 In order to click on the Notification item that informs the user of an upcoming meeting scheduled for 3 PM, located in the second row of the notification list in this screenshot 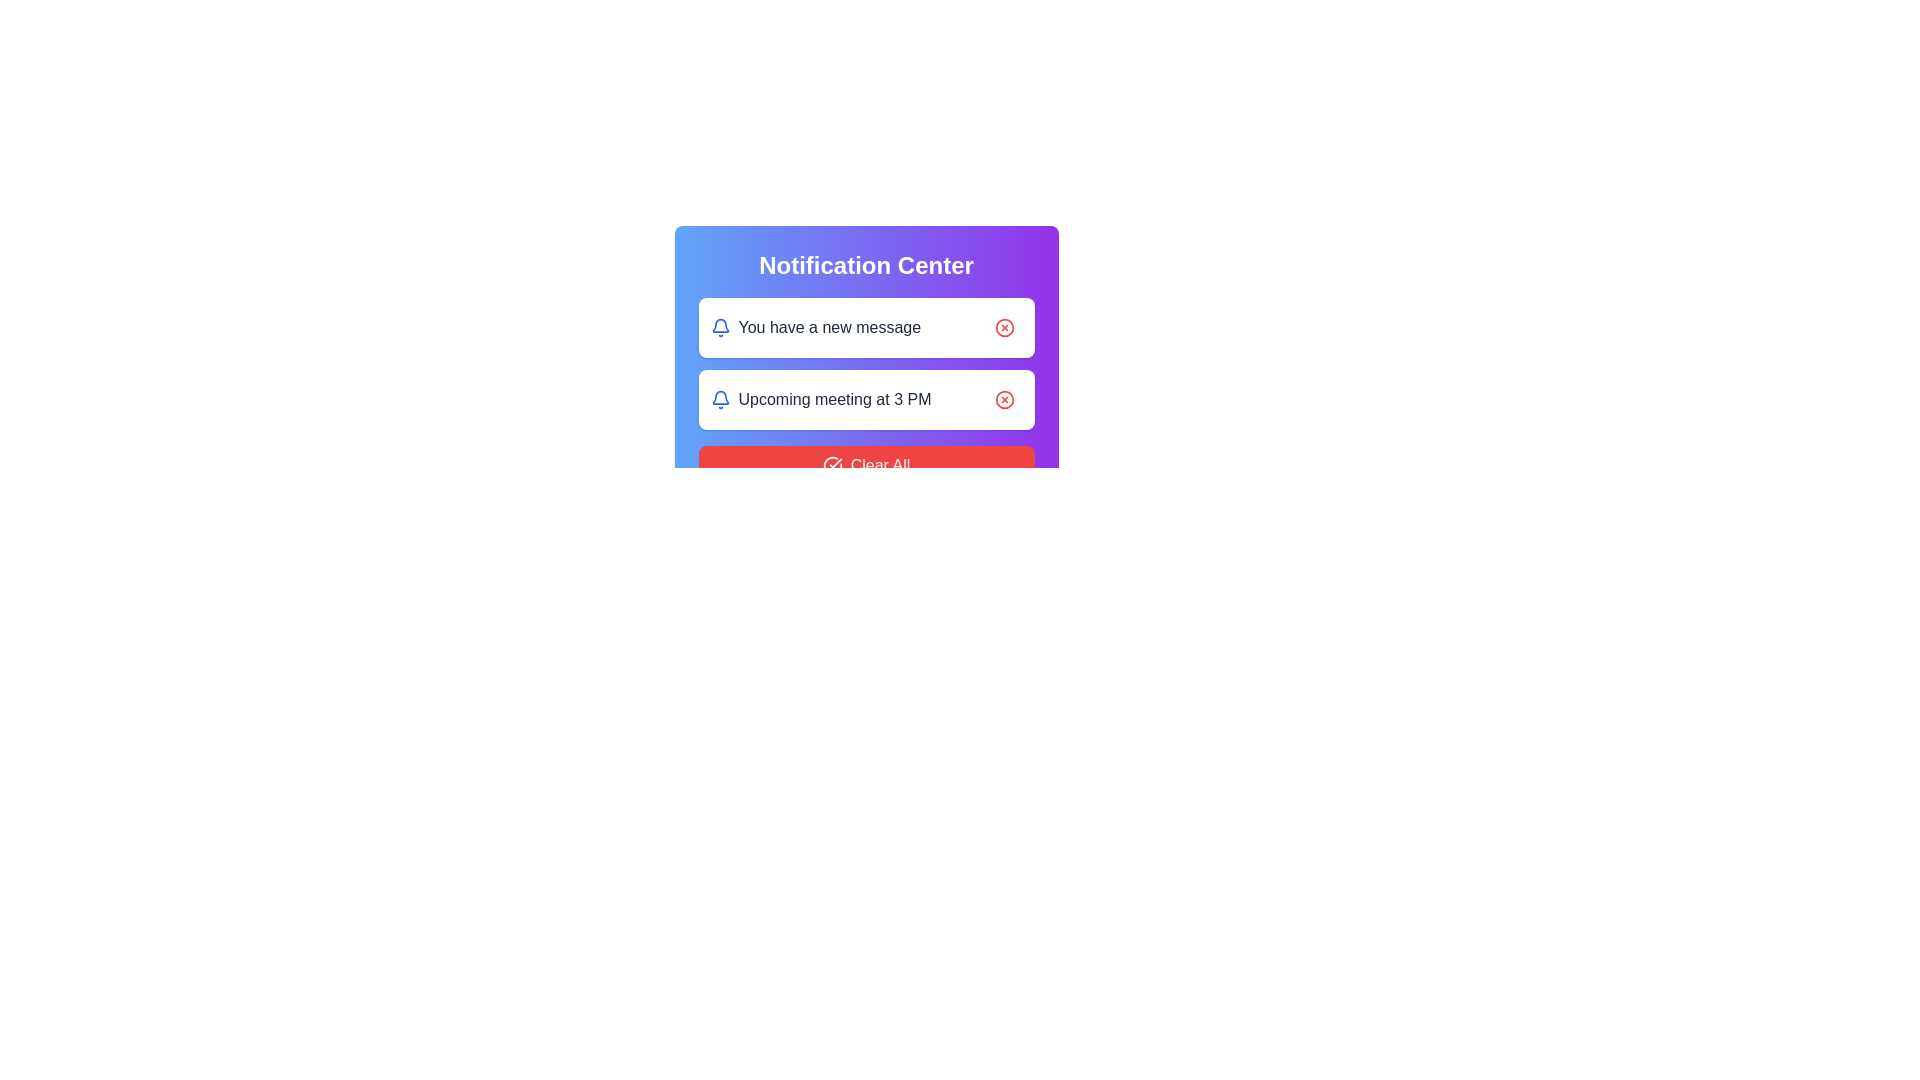, I will do `click(820, 400)`.